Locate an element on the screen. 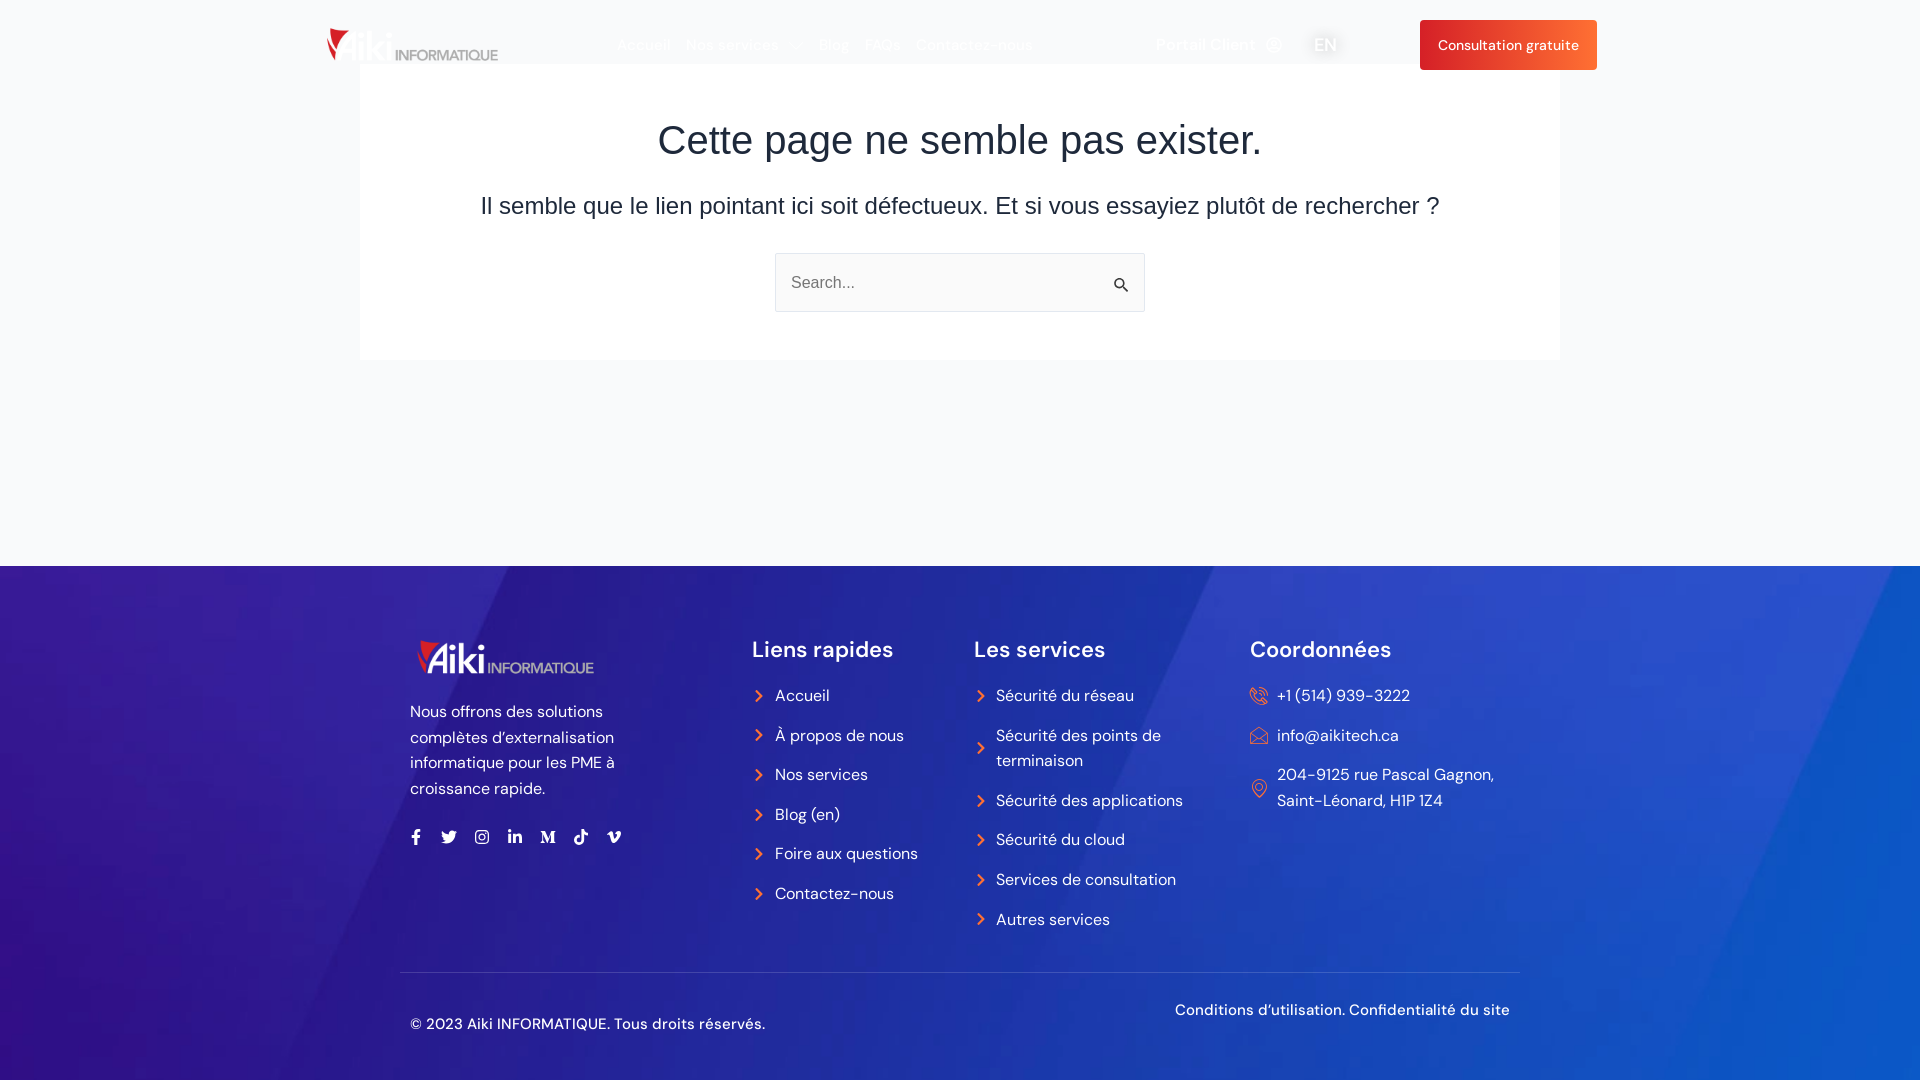  'Medium-m' is located at coordinates (547, 837).